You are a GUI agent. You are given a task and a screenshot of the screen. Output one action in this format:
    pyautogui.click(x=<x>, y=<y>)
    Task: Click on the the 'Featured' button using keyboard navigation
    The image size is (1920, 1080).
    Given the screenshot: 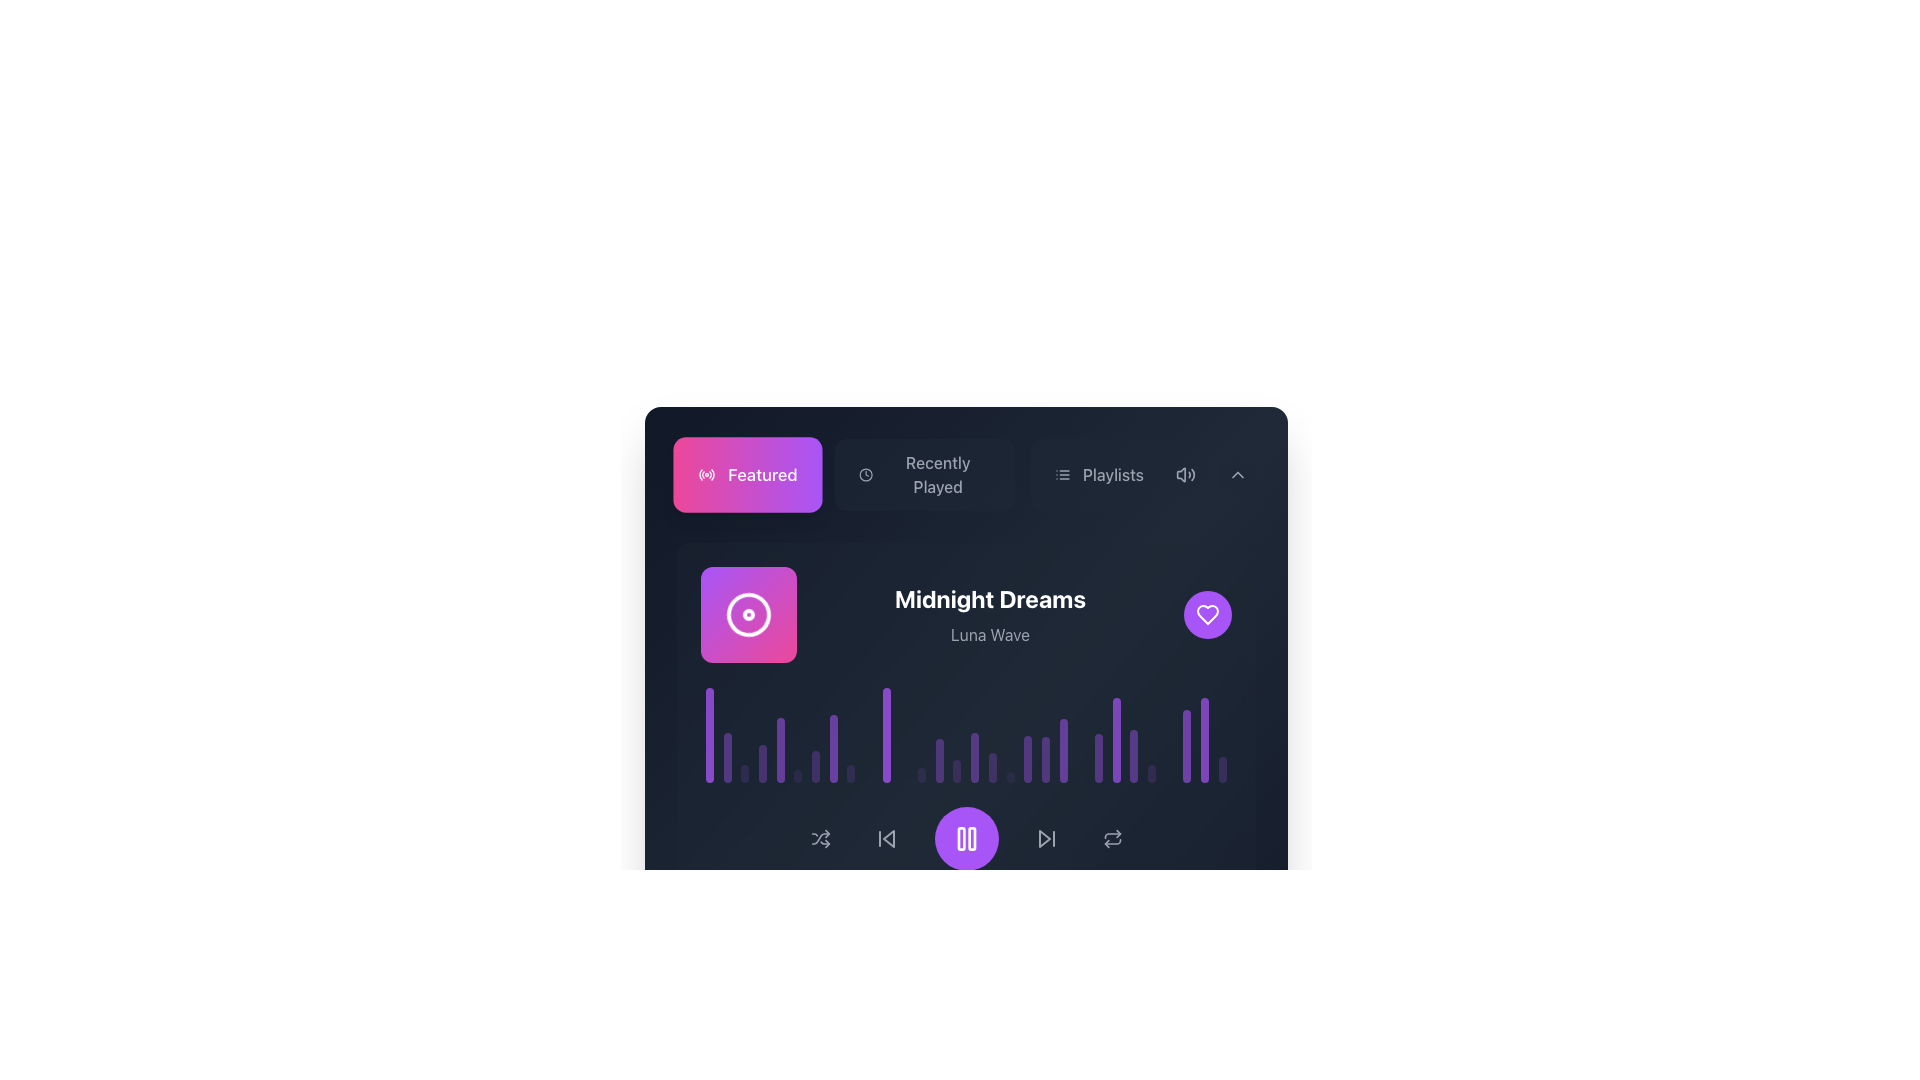 What is the action you would take?
    pyautogui.click(x=747, y=474)
    